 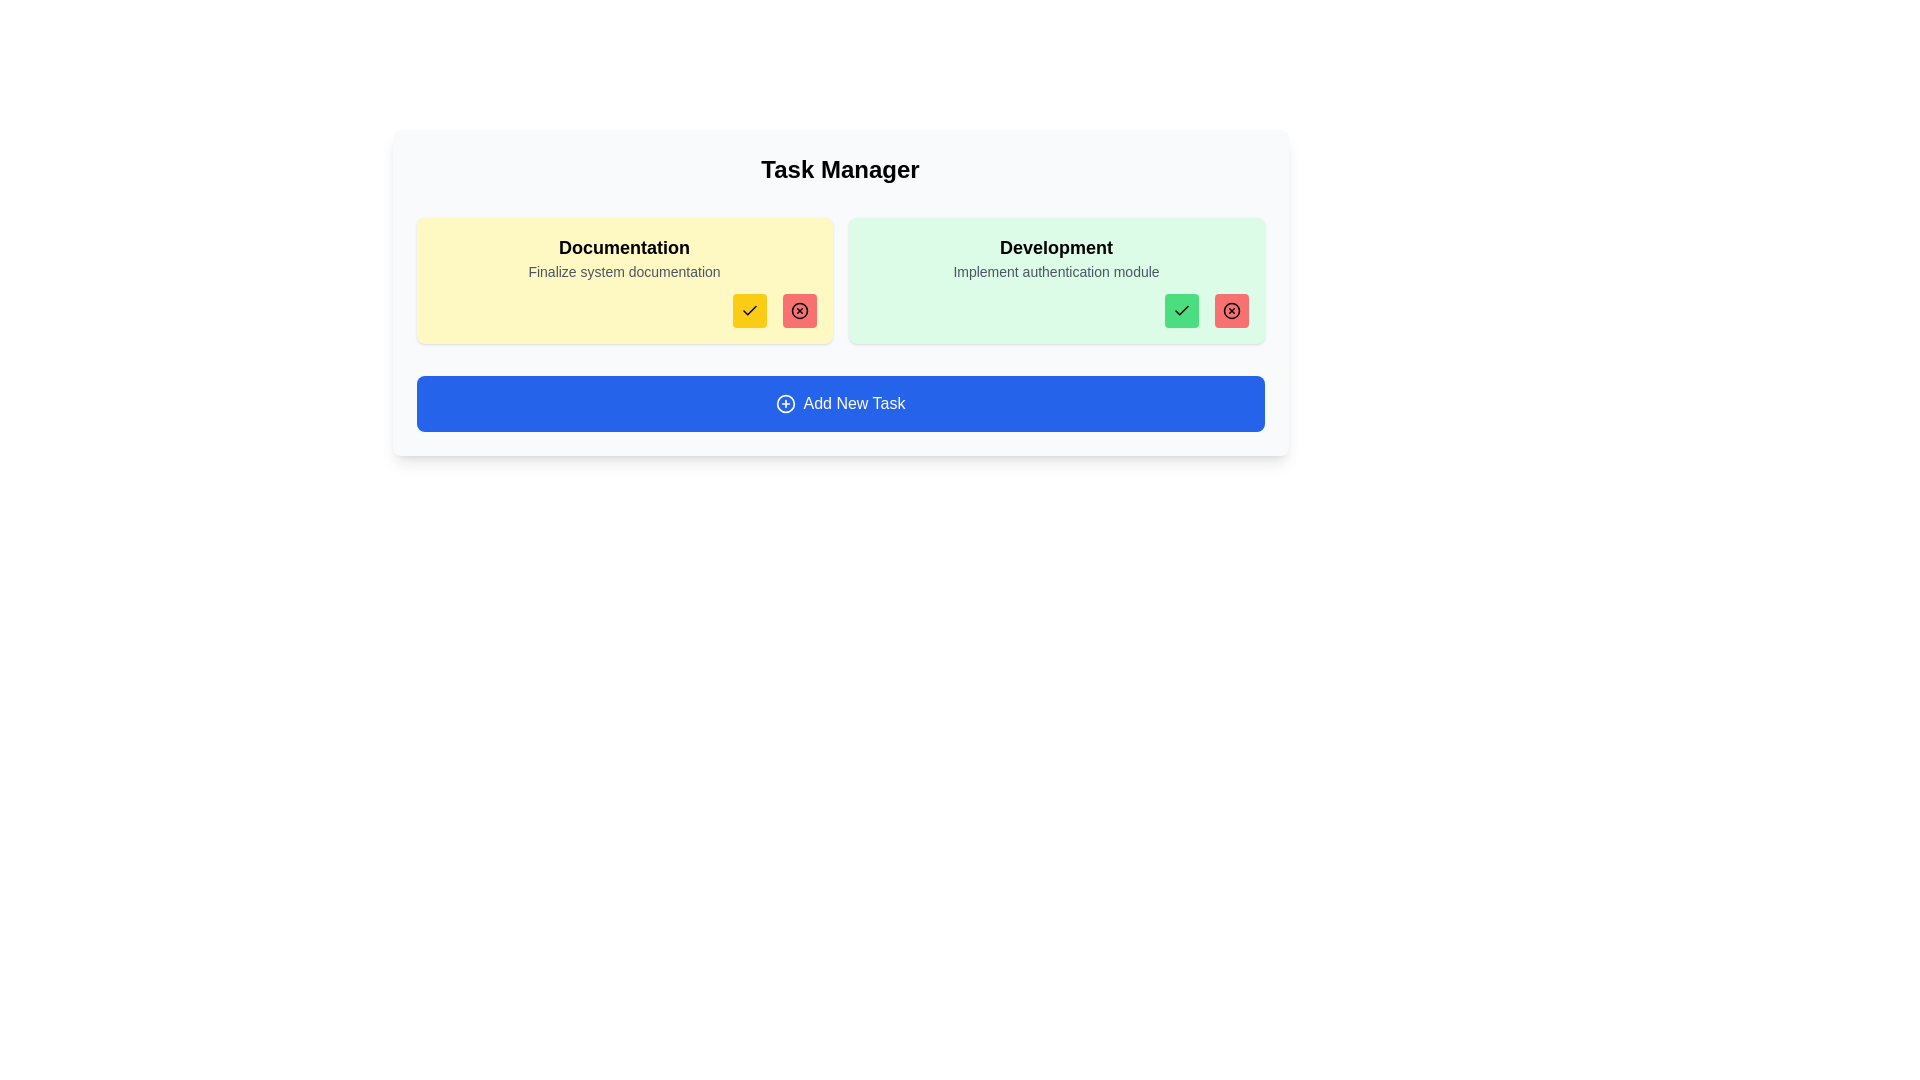 I want to click on the informational text 'Finalize system documentation' which is located below the 'Documentation' header in a card-like layout with a yellow background, so click(x=623, y=272).